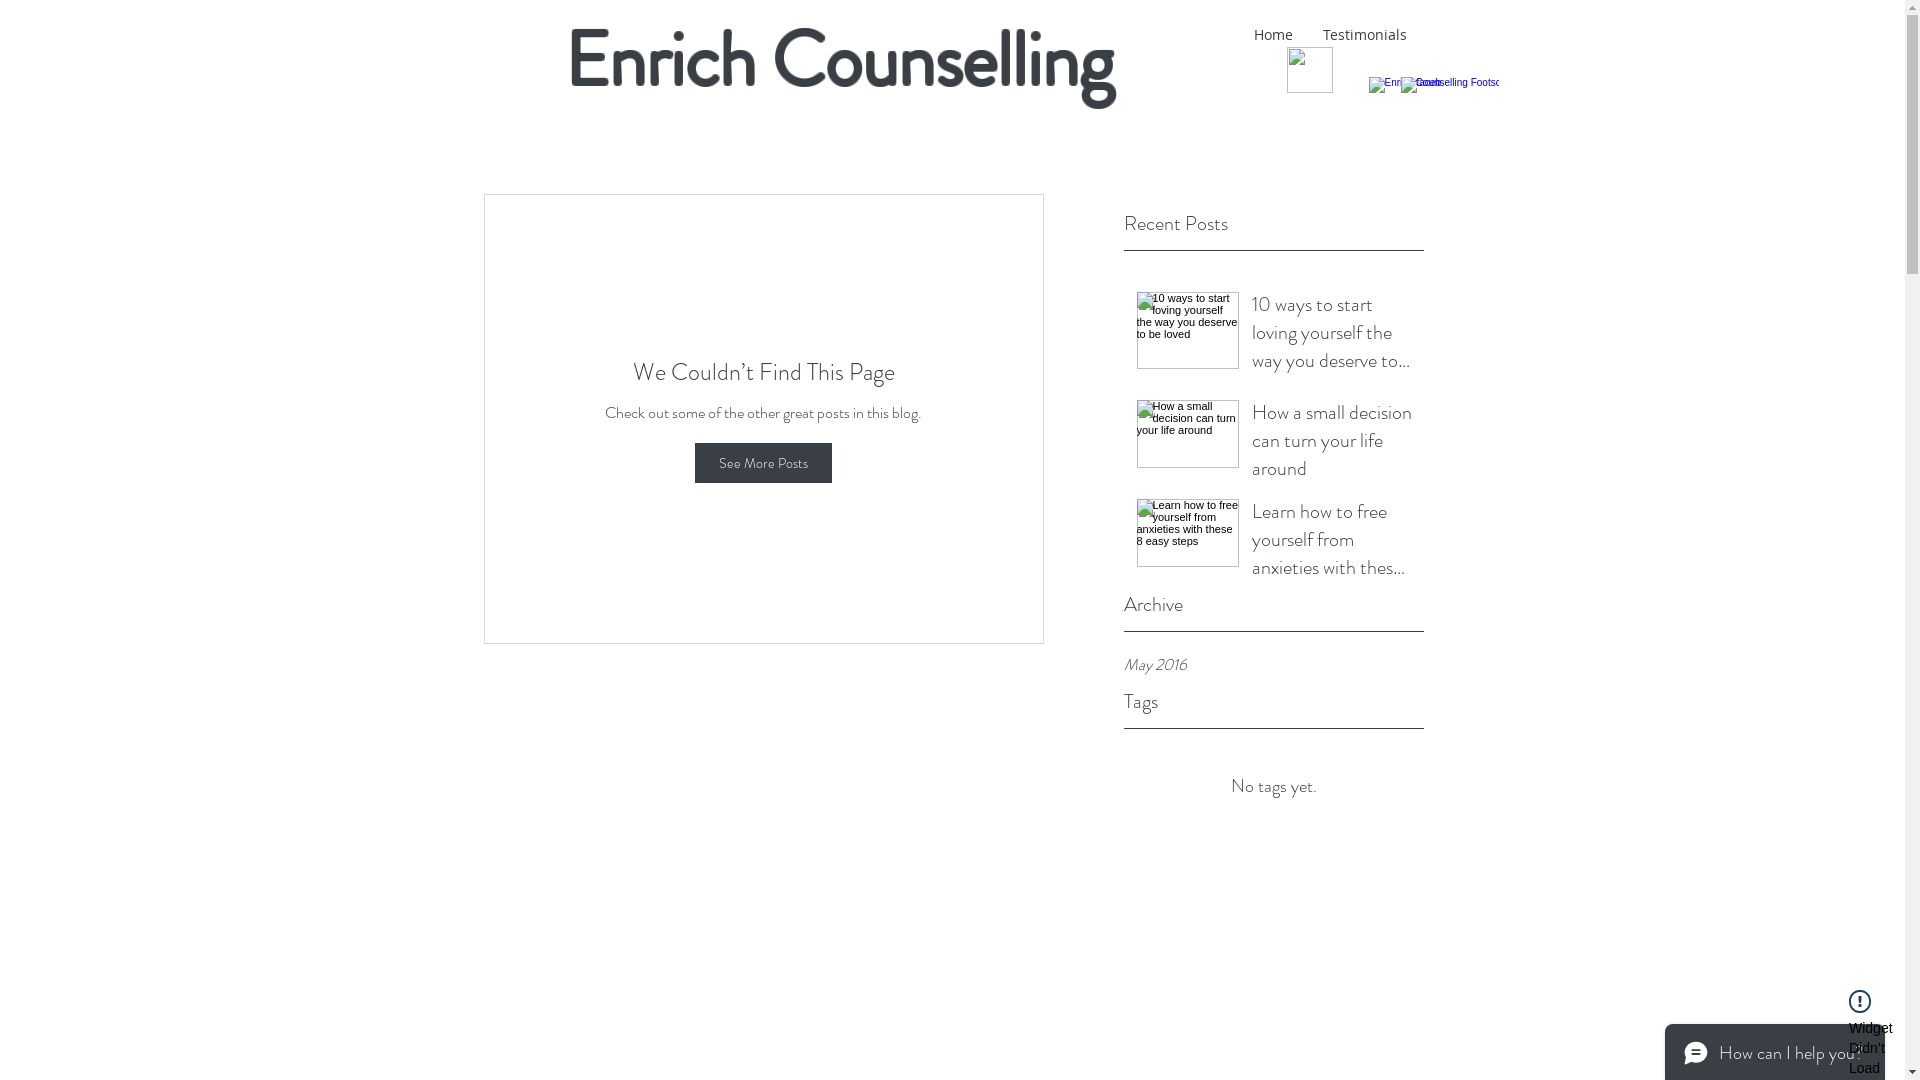 This screenshot has height=1080, width=1920. What do you see at coordinates (1272, 664) in the screenshot?
I see `'May 2016'` at bounding box center [1272, 664].